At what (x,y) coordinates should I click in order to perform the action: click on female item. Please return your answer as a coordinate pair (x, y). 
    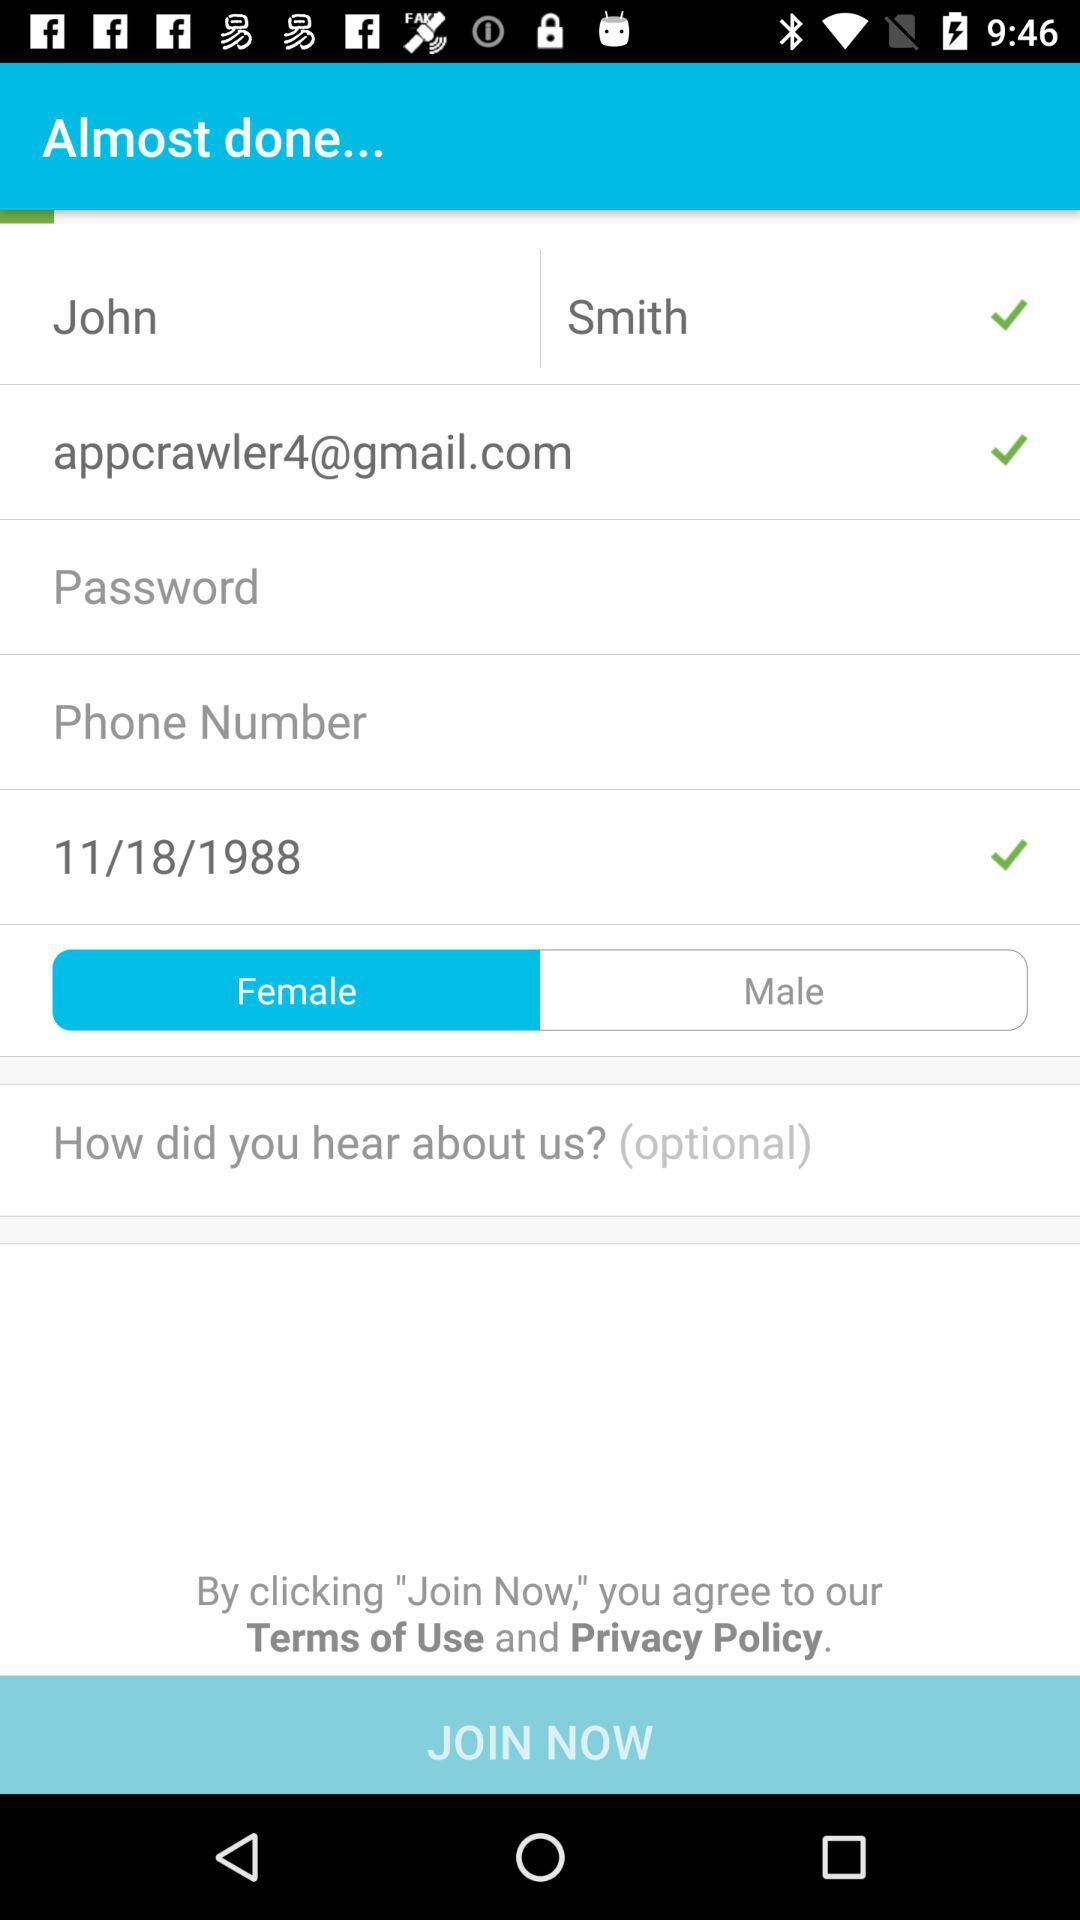
    Looking at the image, I should click on (296, 989).